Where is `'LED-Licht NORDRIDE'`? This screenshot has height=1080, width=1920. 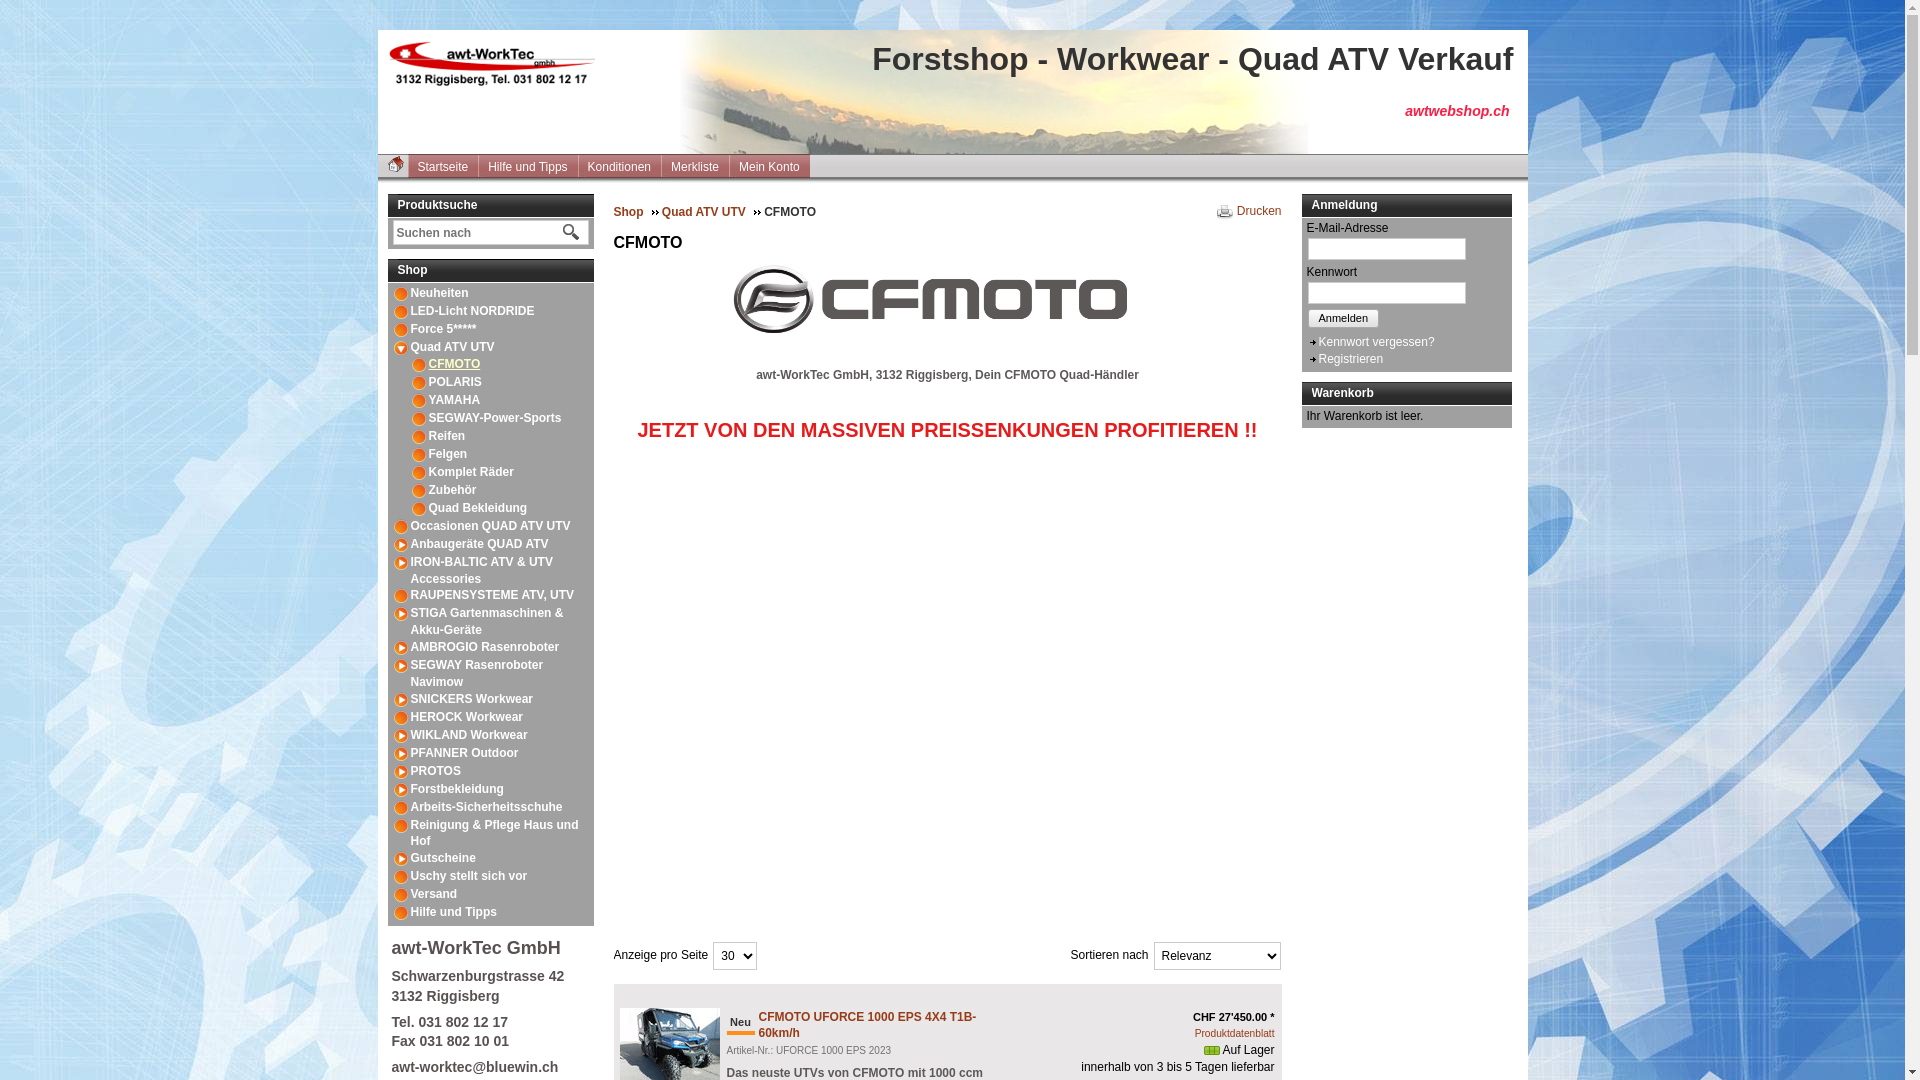 'LED-Licht NORDRIDE' is located at coordinates (408, 311).